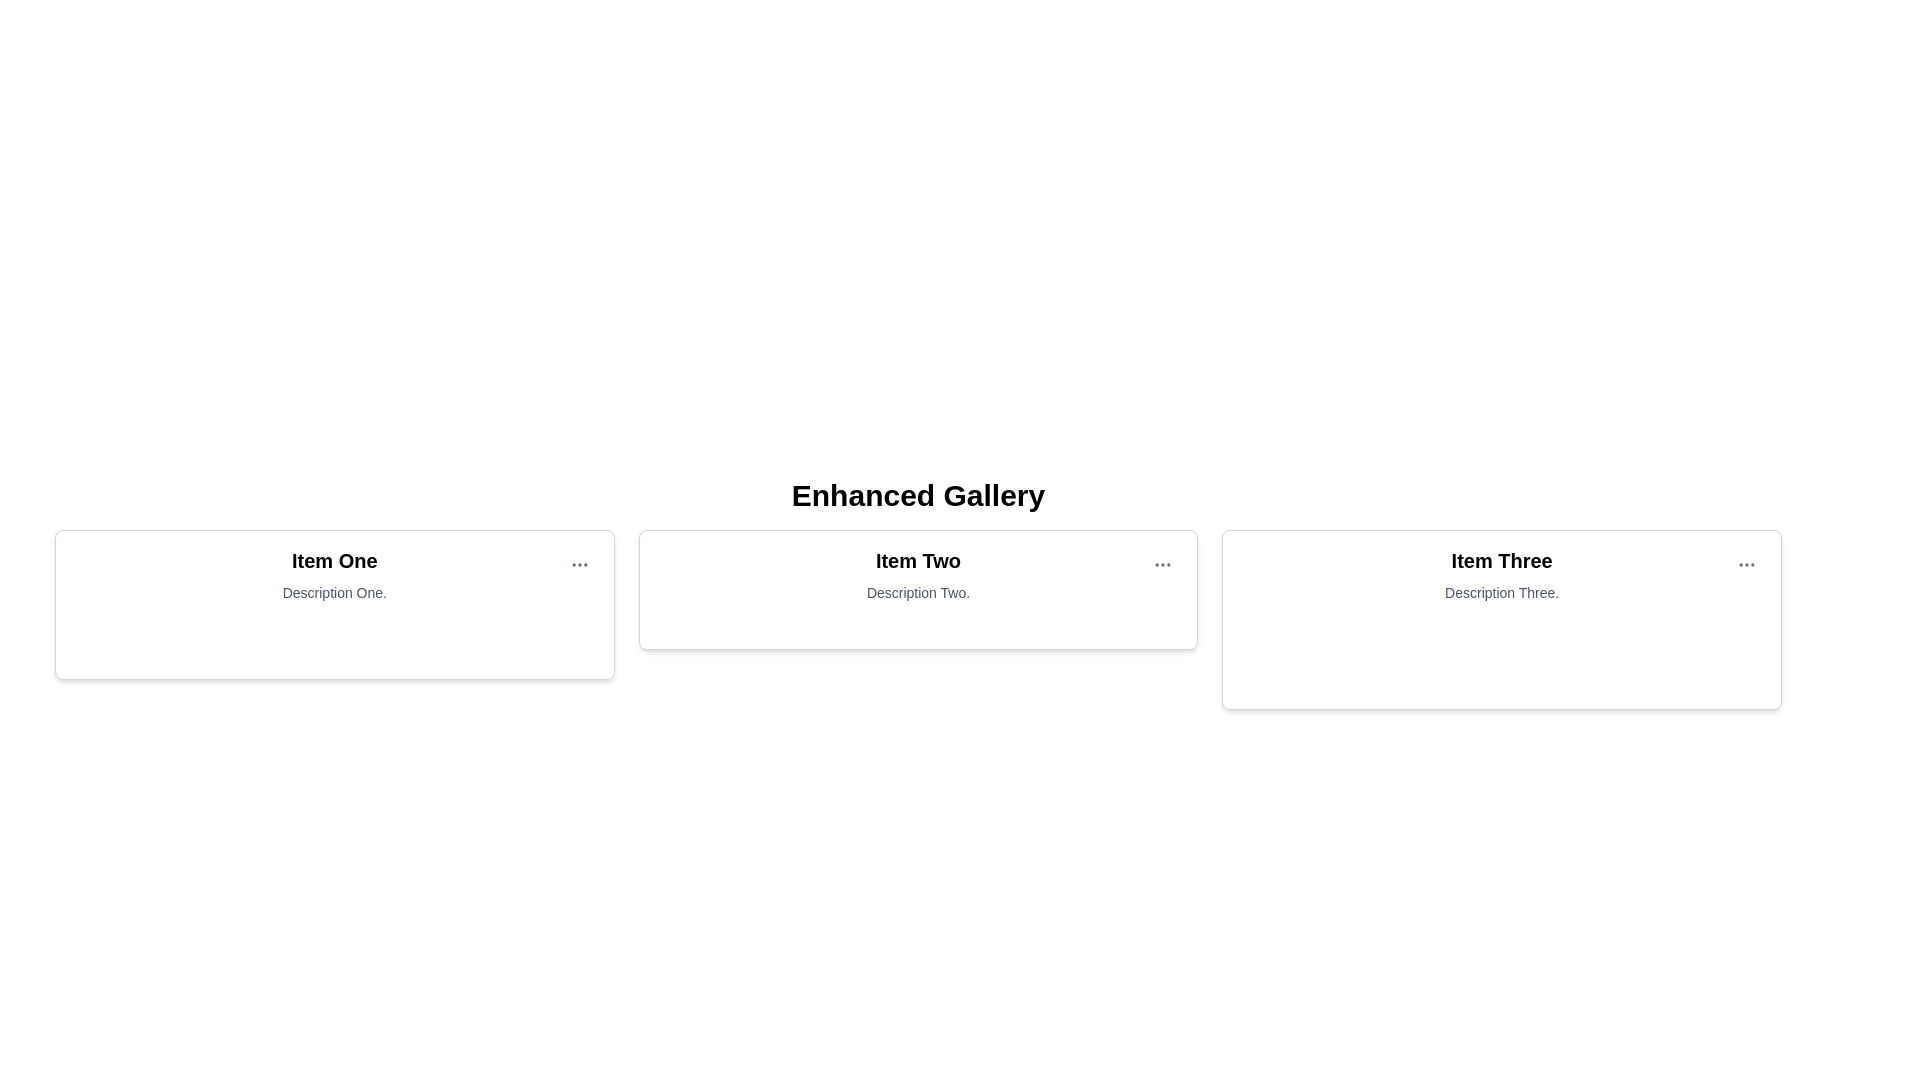 The width and height of the screenshot is (1920, 1080). What do you see at coordinates (1163, 564) in the screenshot?
I see `the ellipsis icon in the top-right corner of the 'Item Two' card` at bounding box center [1163, 564].